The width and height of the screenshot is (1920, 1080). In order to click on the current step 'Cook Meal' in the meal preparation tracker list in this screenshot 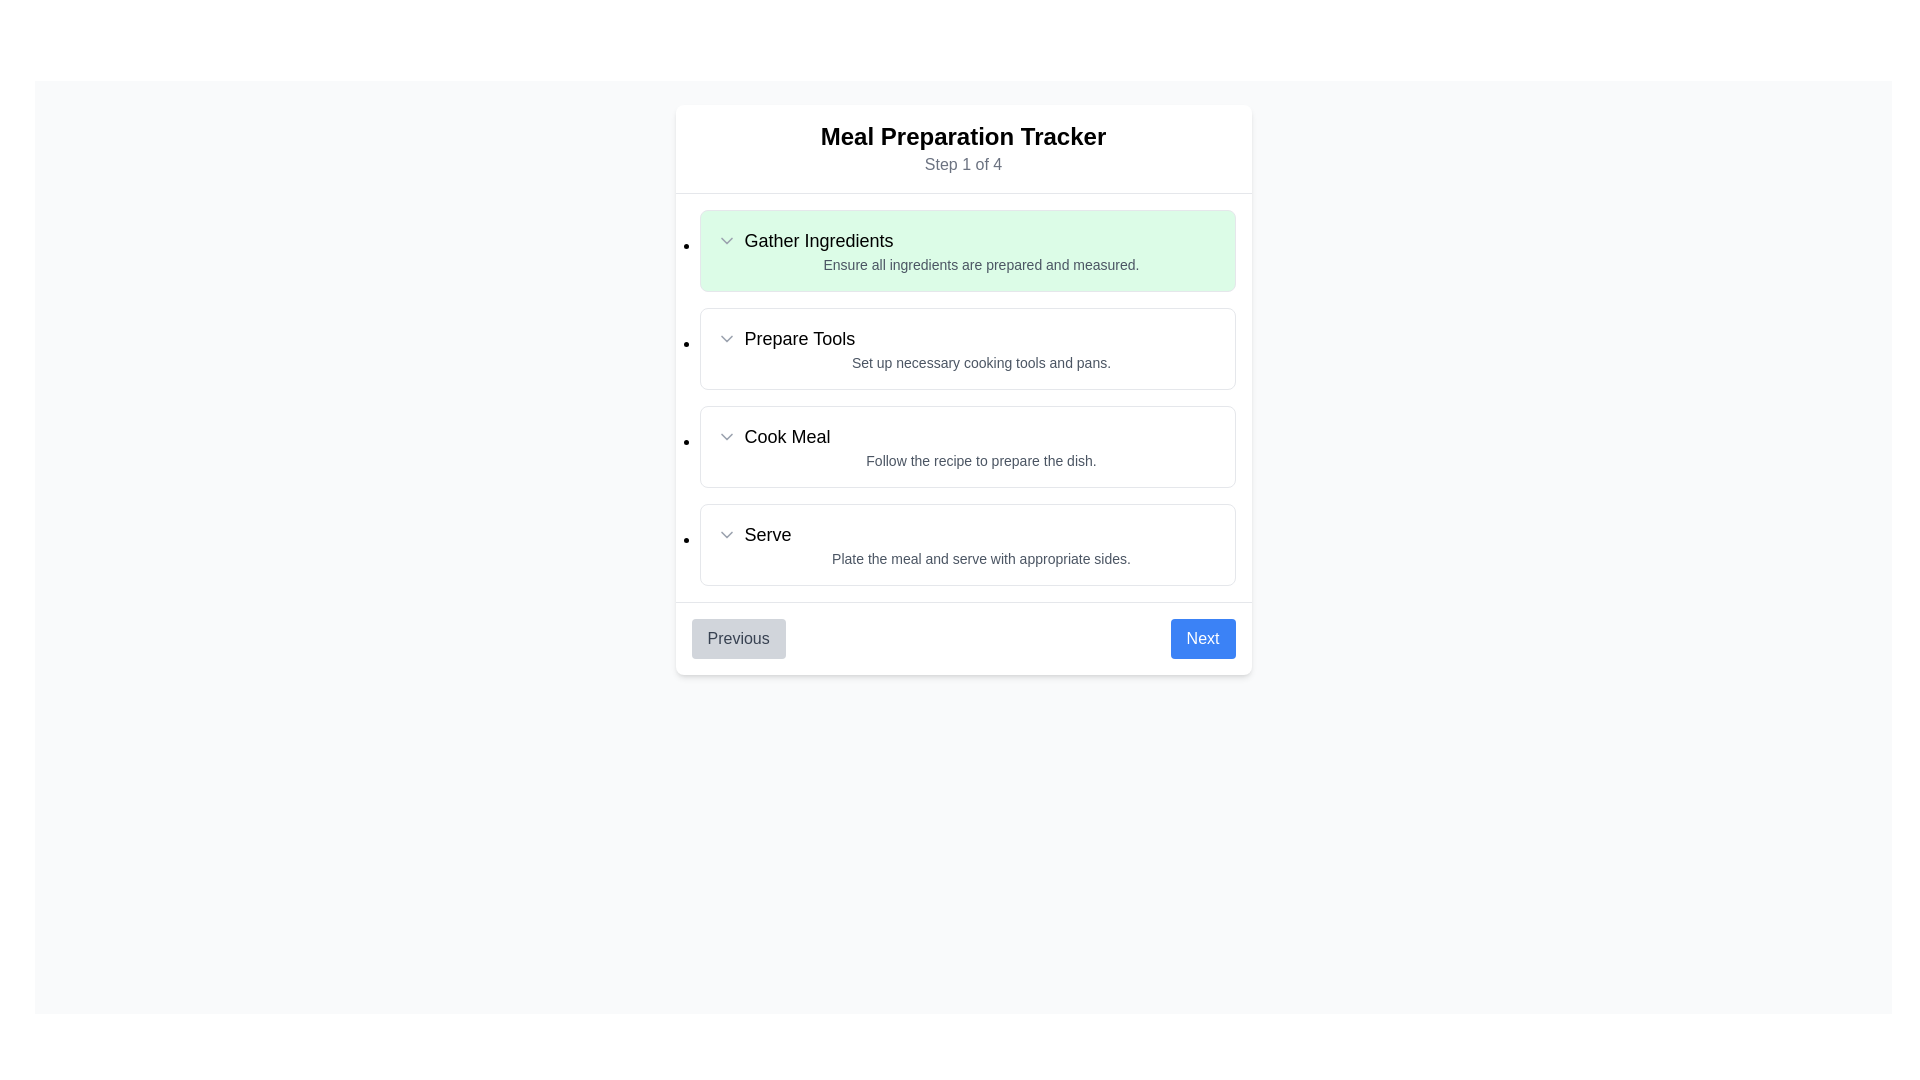, I will do `click(963, 397)`.